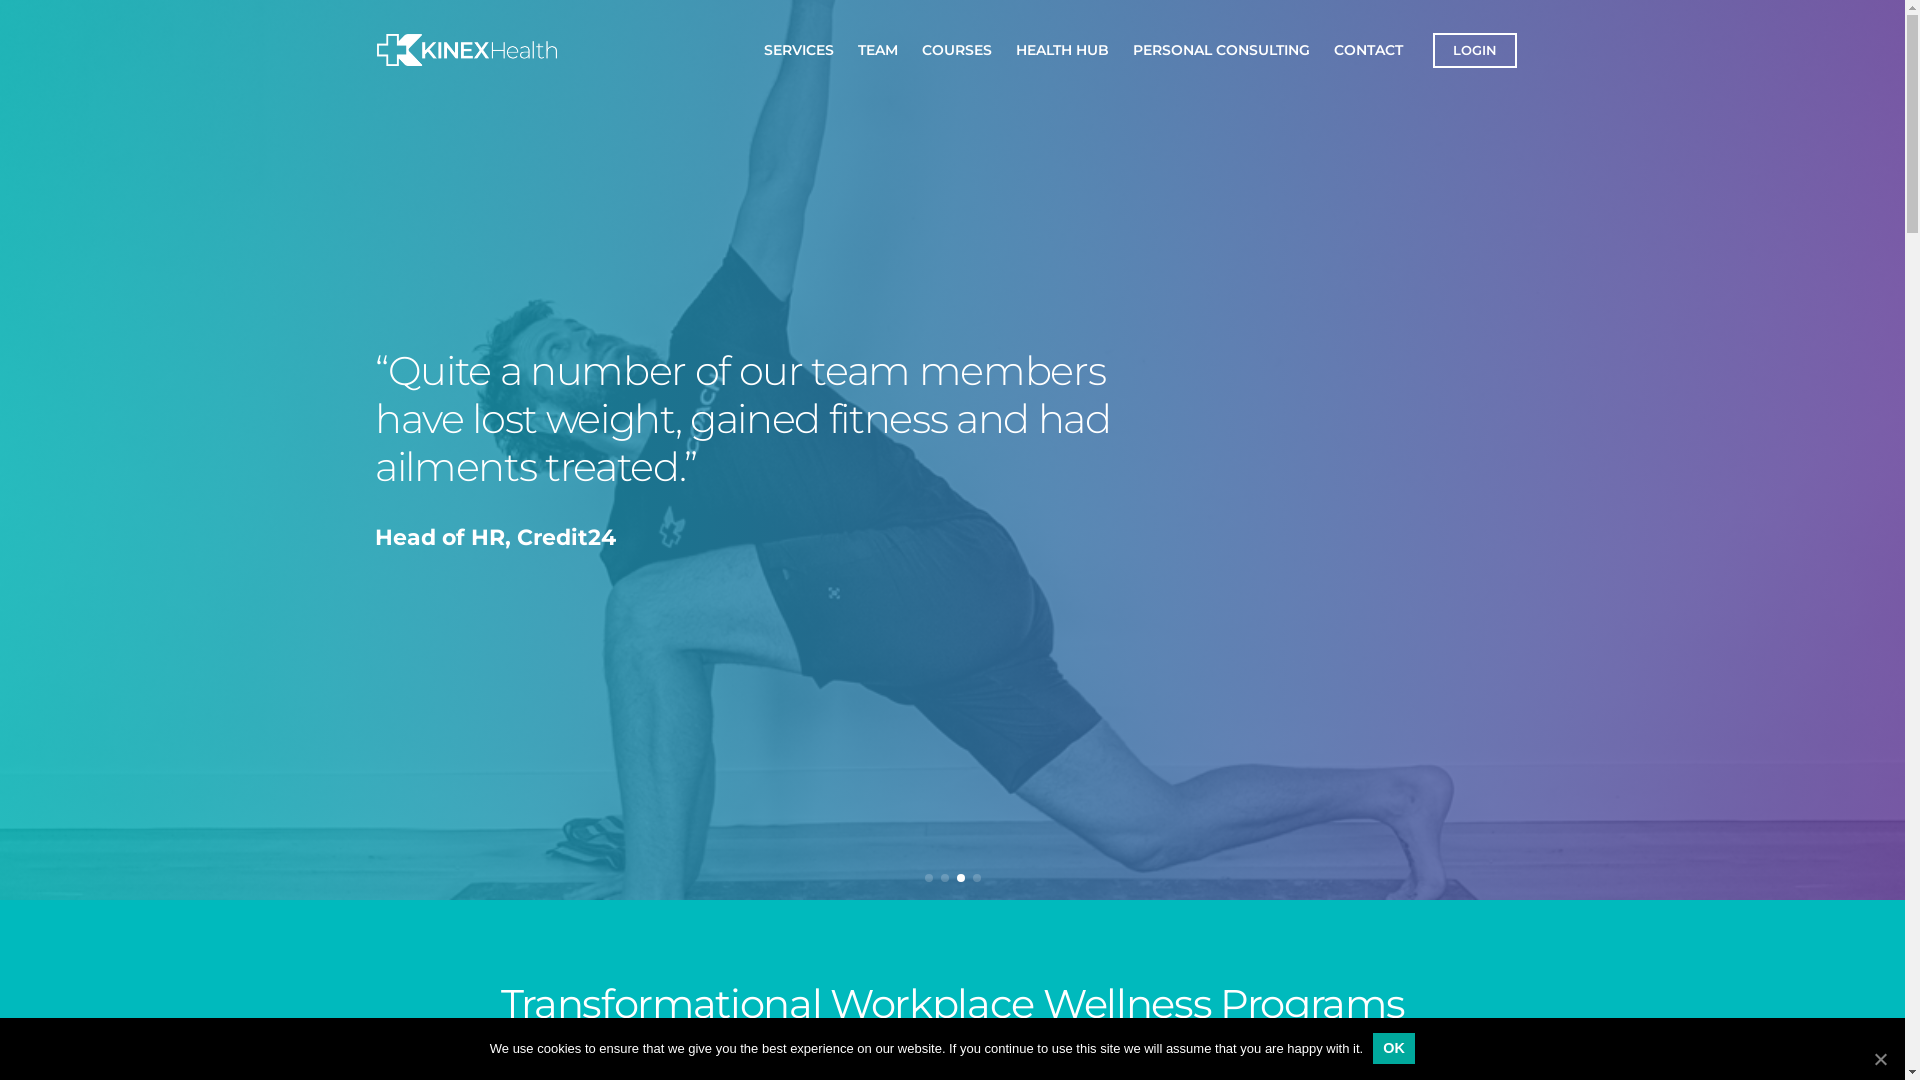  What do you see at coordinates (1061, 48) in the screenshot?
I see `'HEALTH HUB'` at bounding box center [1061, 48].